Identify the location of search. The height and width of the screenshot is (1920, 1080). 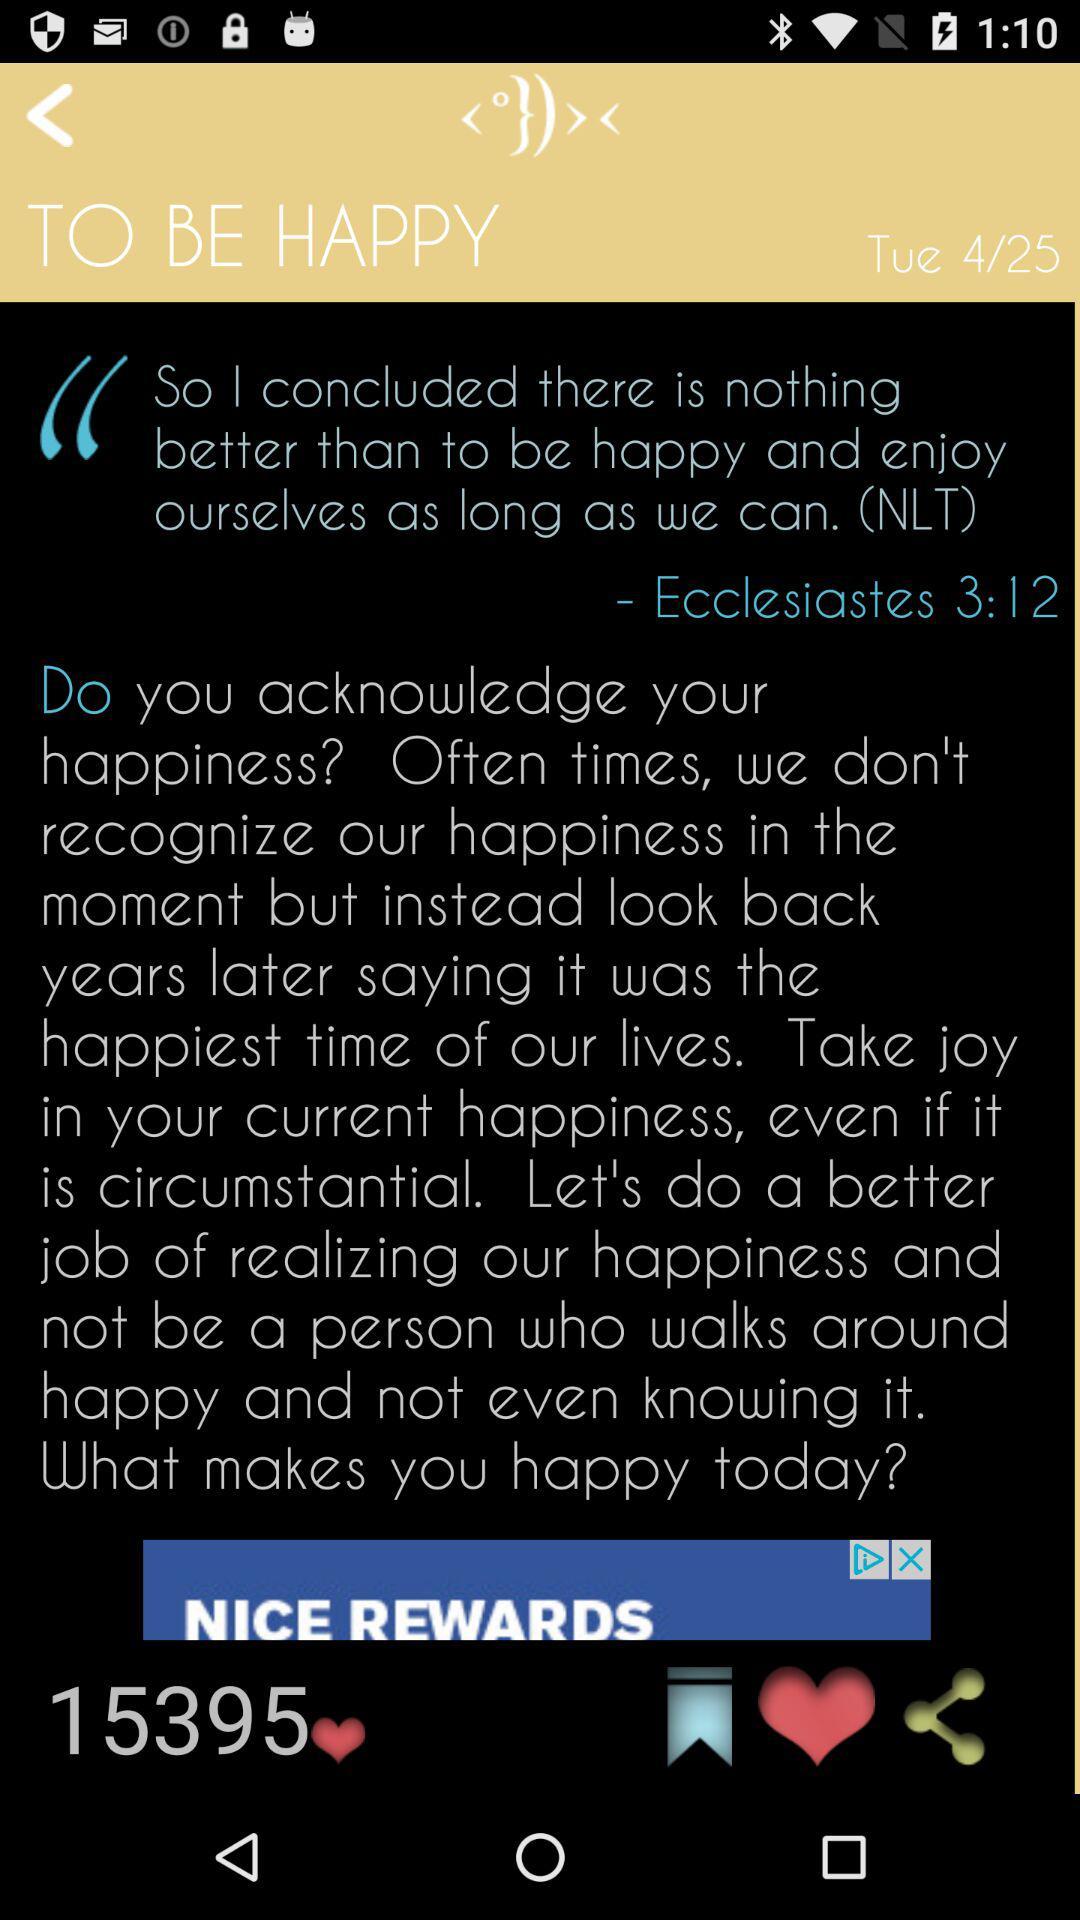
(960, 1716).